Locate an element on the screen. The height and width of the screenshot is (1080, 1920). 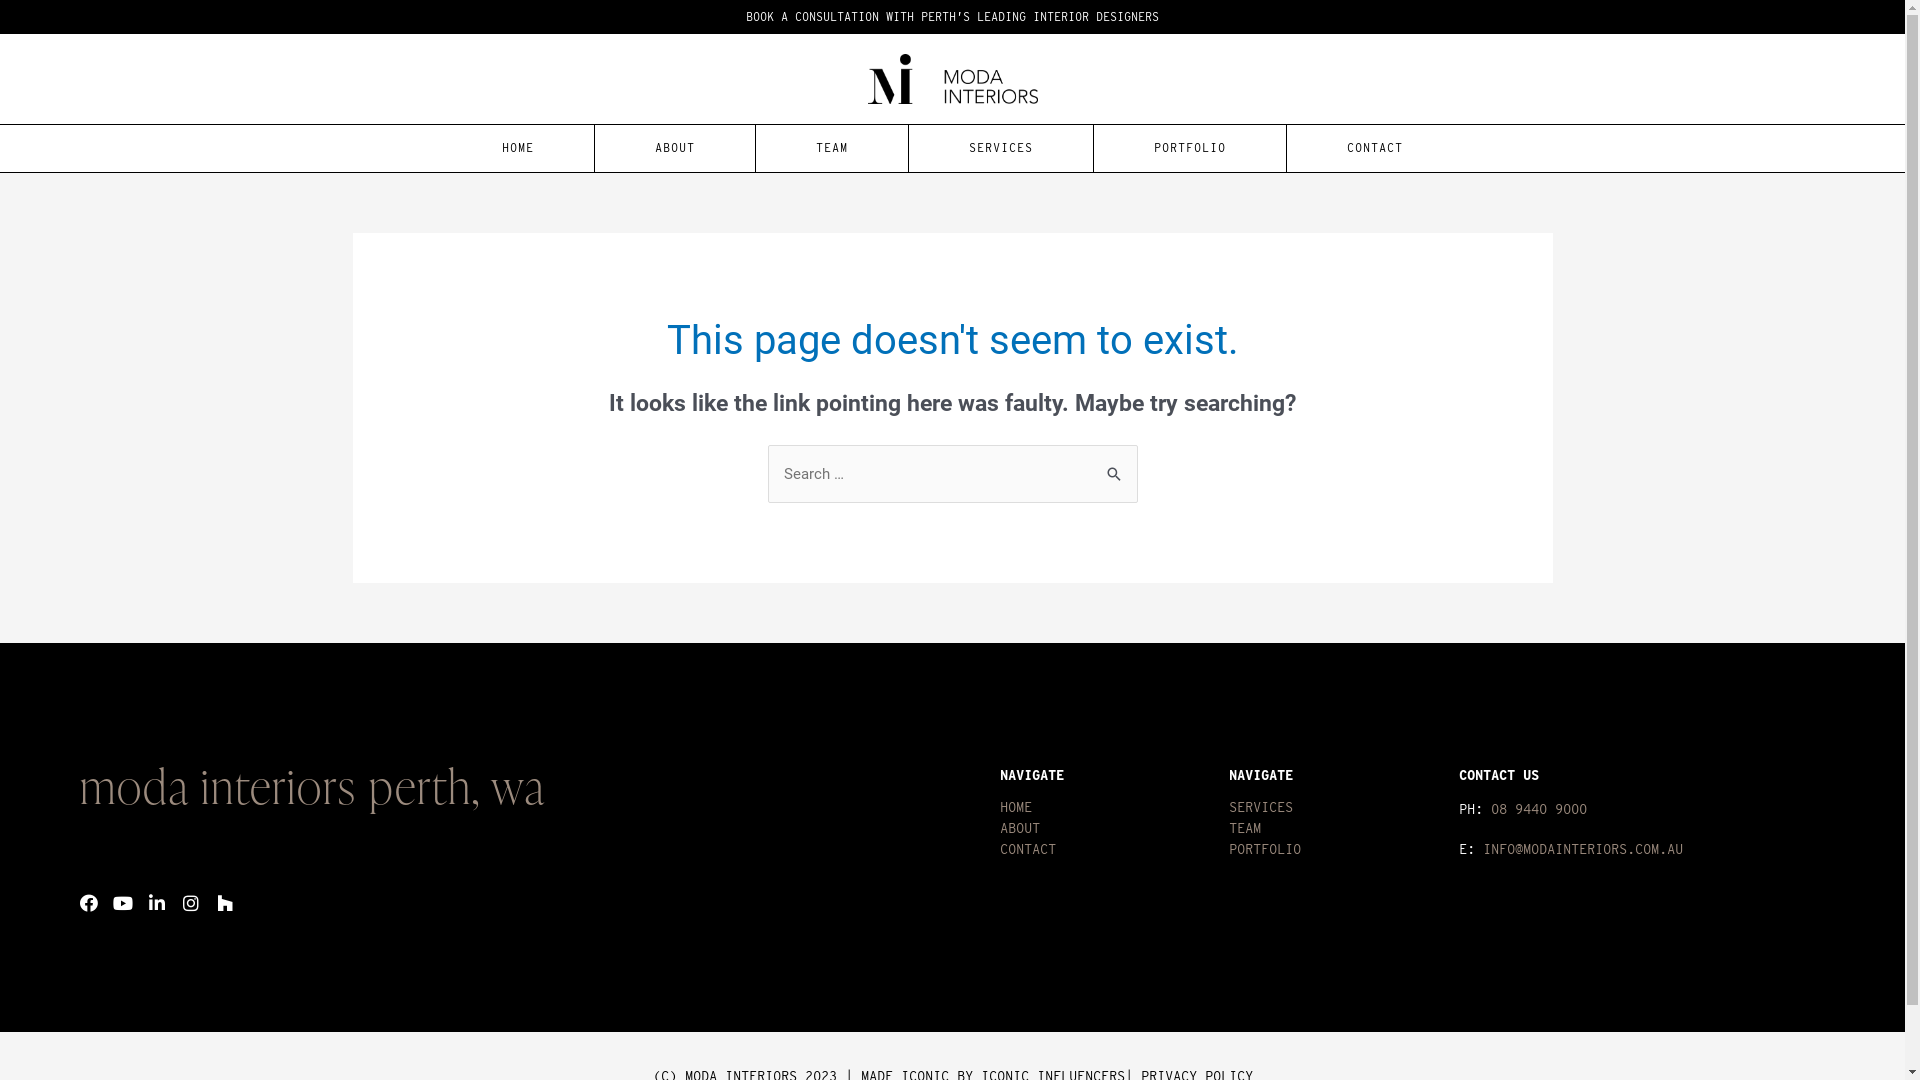
'TEAM' is located at coordinates (1333, 828).